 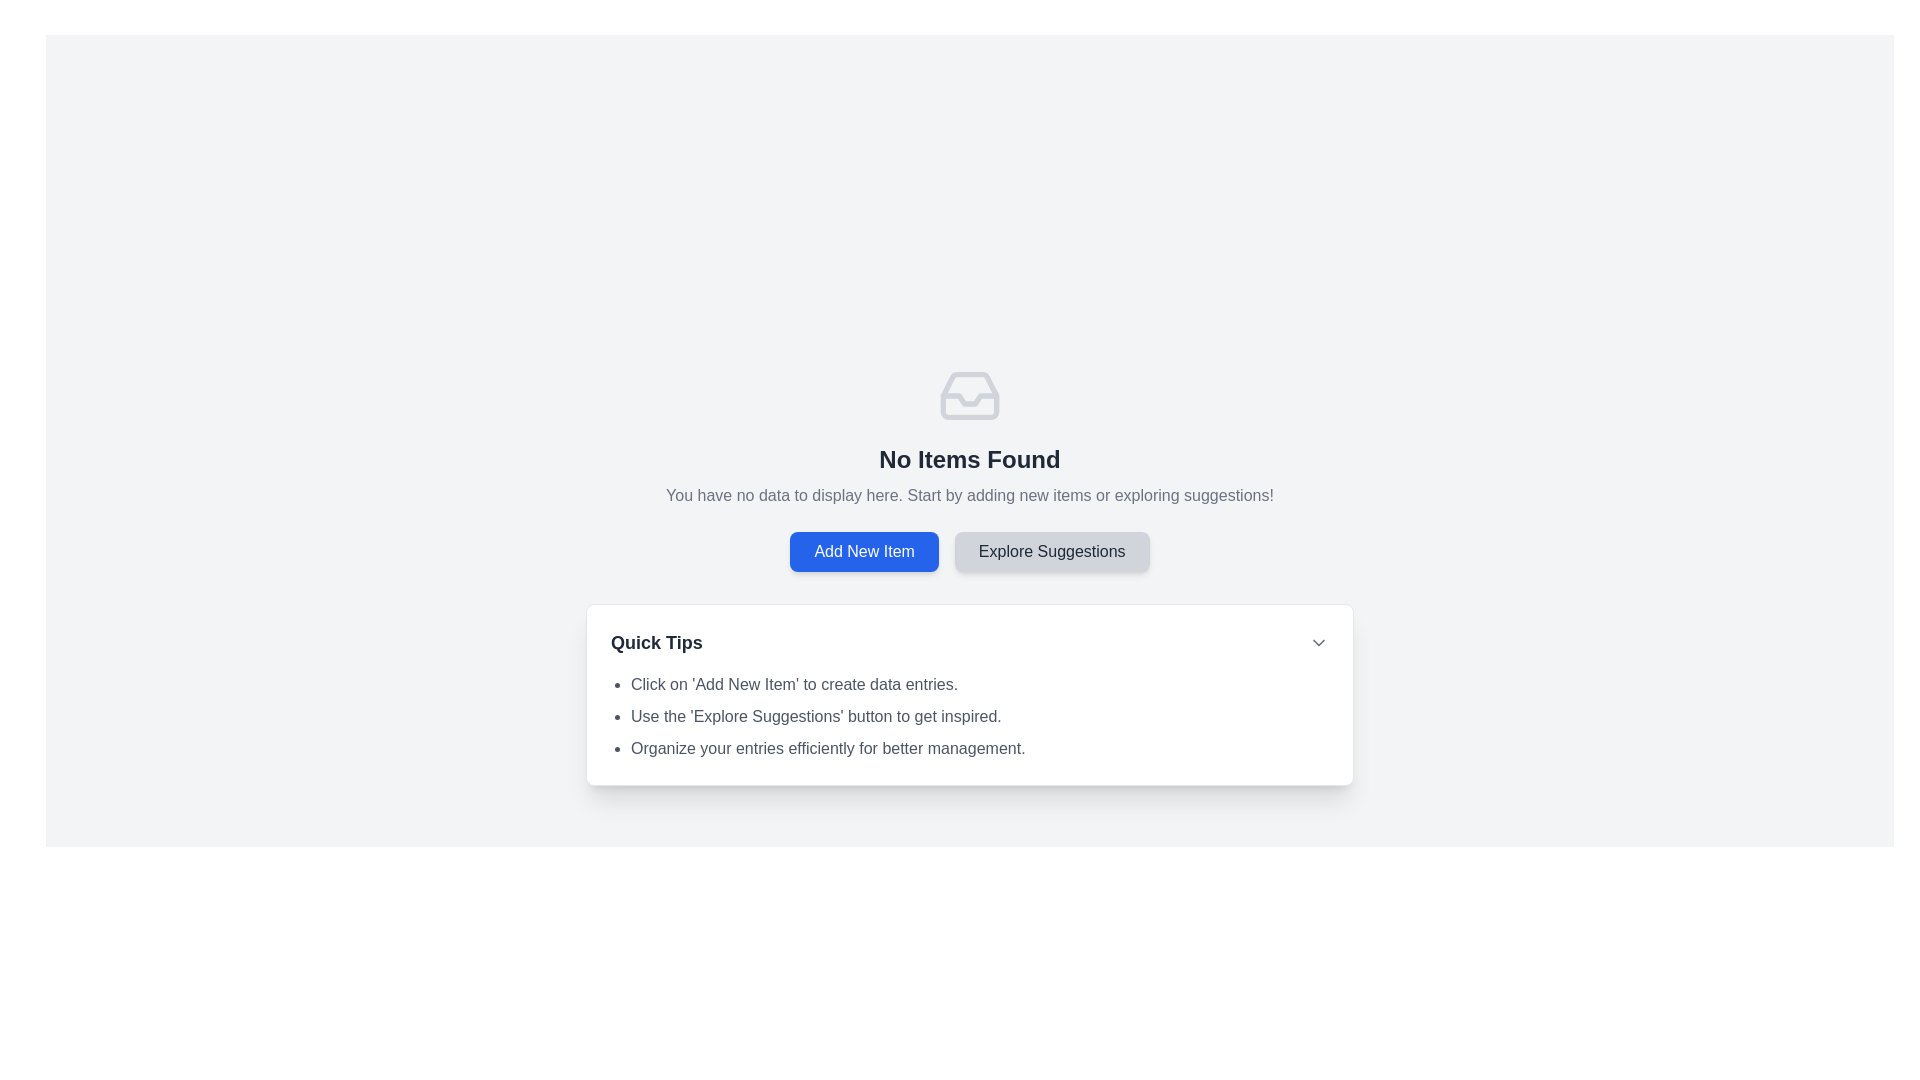 What do you see at coordinates (969, 459) in the screenshot?
I see `the static text label indicating that no items are available, located below the inbox icon and above the action buttons` at bounding box center [969, 459].